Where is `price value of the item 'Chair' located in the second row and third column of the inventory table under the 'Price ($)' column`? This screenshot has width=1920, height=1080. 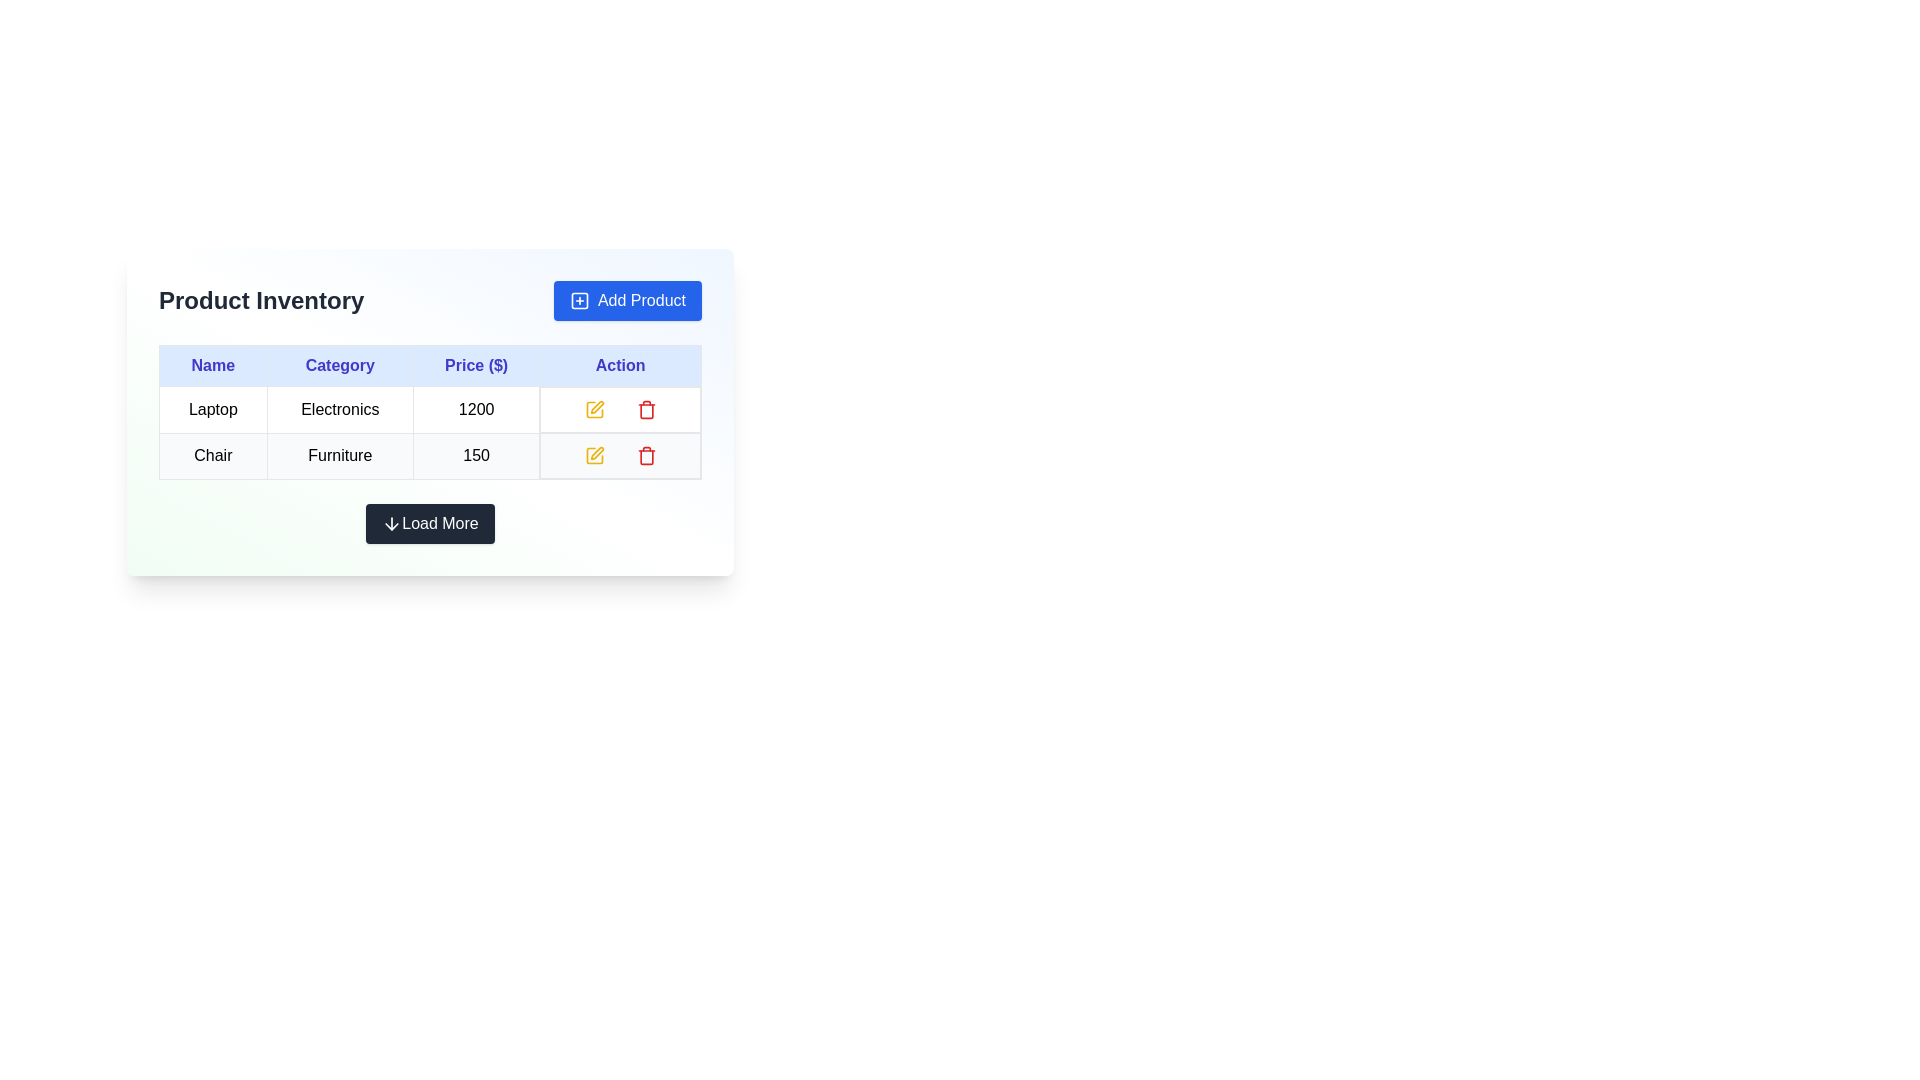 price value of the item 'Chair' located in the second row and third column of the inventory table under the 'Price ($)' column is located at coordinates (475, 456).